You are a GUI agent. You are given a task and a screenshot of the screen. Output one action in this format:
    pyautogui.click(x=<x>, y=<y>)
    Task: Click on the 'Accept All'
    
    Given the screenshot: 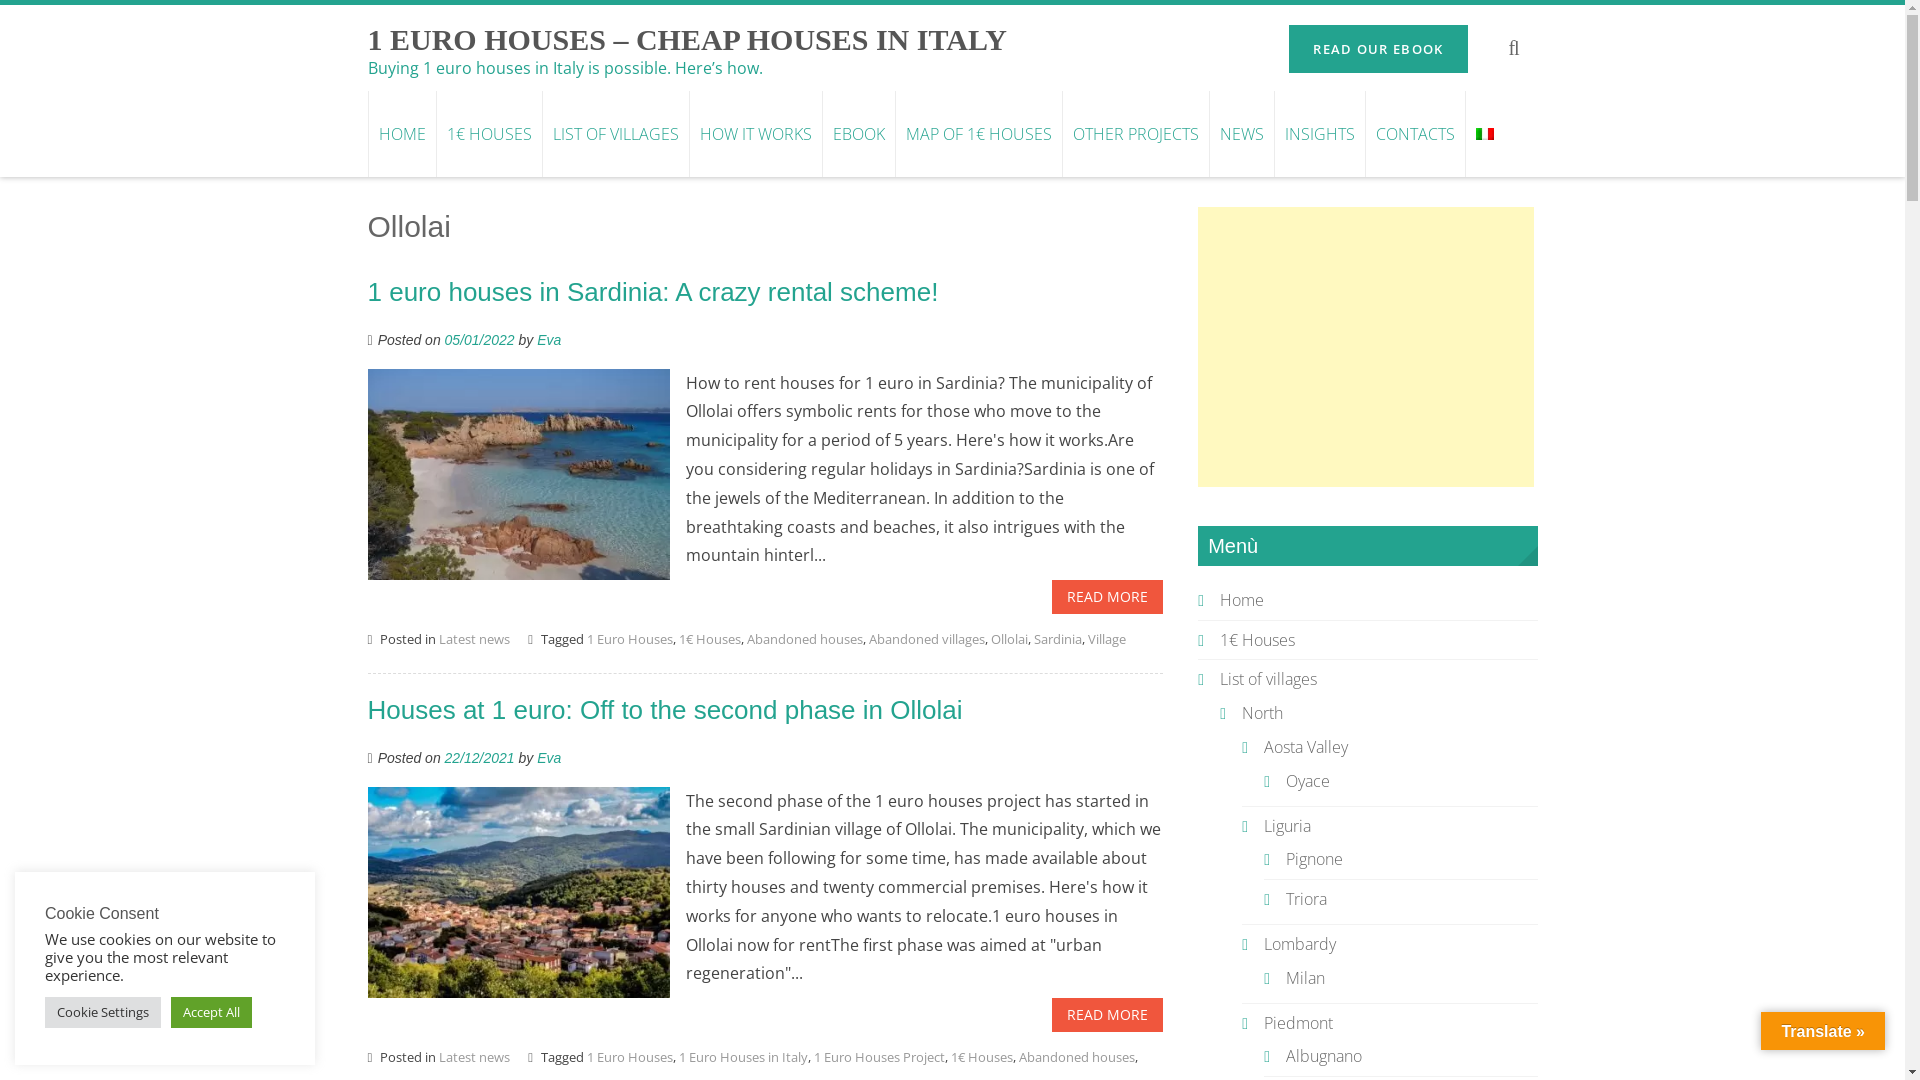 What is the action you would take?
    pyautogui.click(x=171, y=1012)
    